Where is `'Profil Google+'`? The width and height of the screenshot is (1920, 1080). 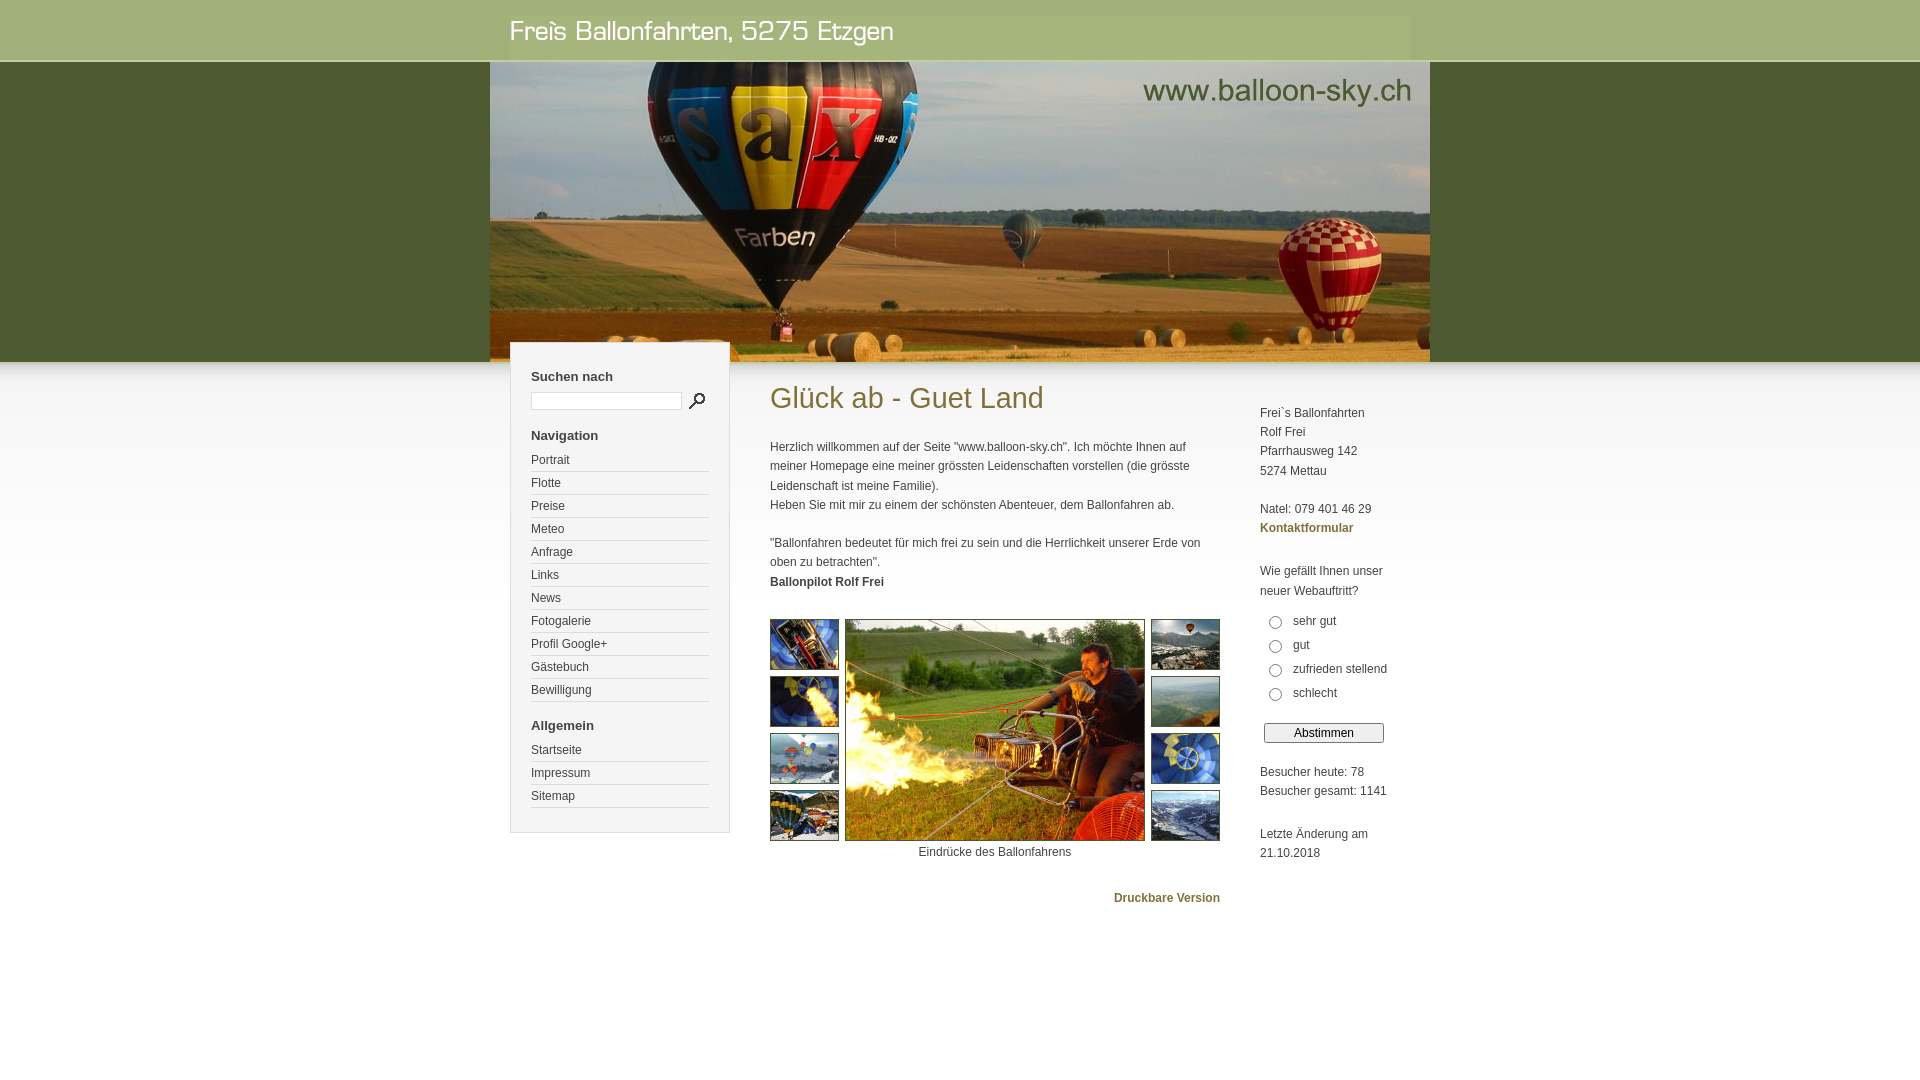 'Profil Google+' is located at coordinates (618, 644).